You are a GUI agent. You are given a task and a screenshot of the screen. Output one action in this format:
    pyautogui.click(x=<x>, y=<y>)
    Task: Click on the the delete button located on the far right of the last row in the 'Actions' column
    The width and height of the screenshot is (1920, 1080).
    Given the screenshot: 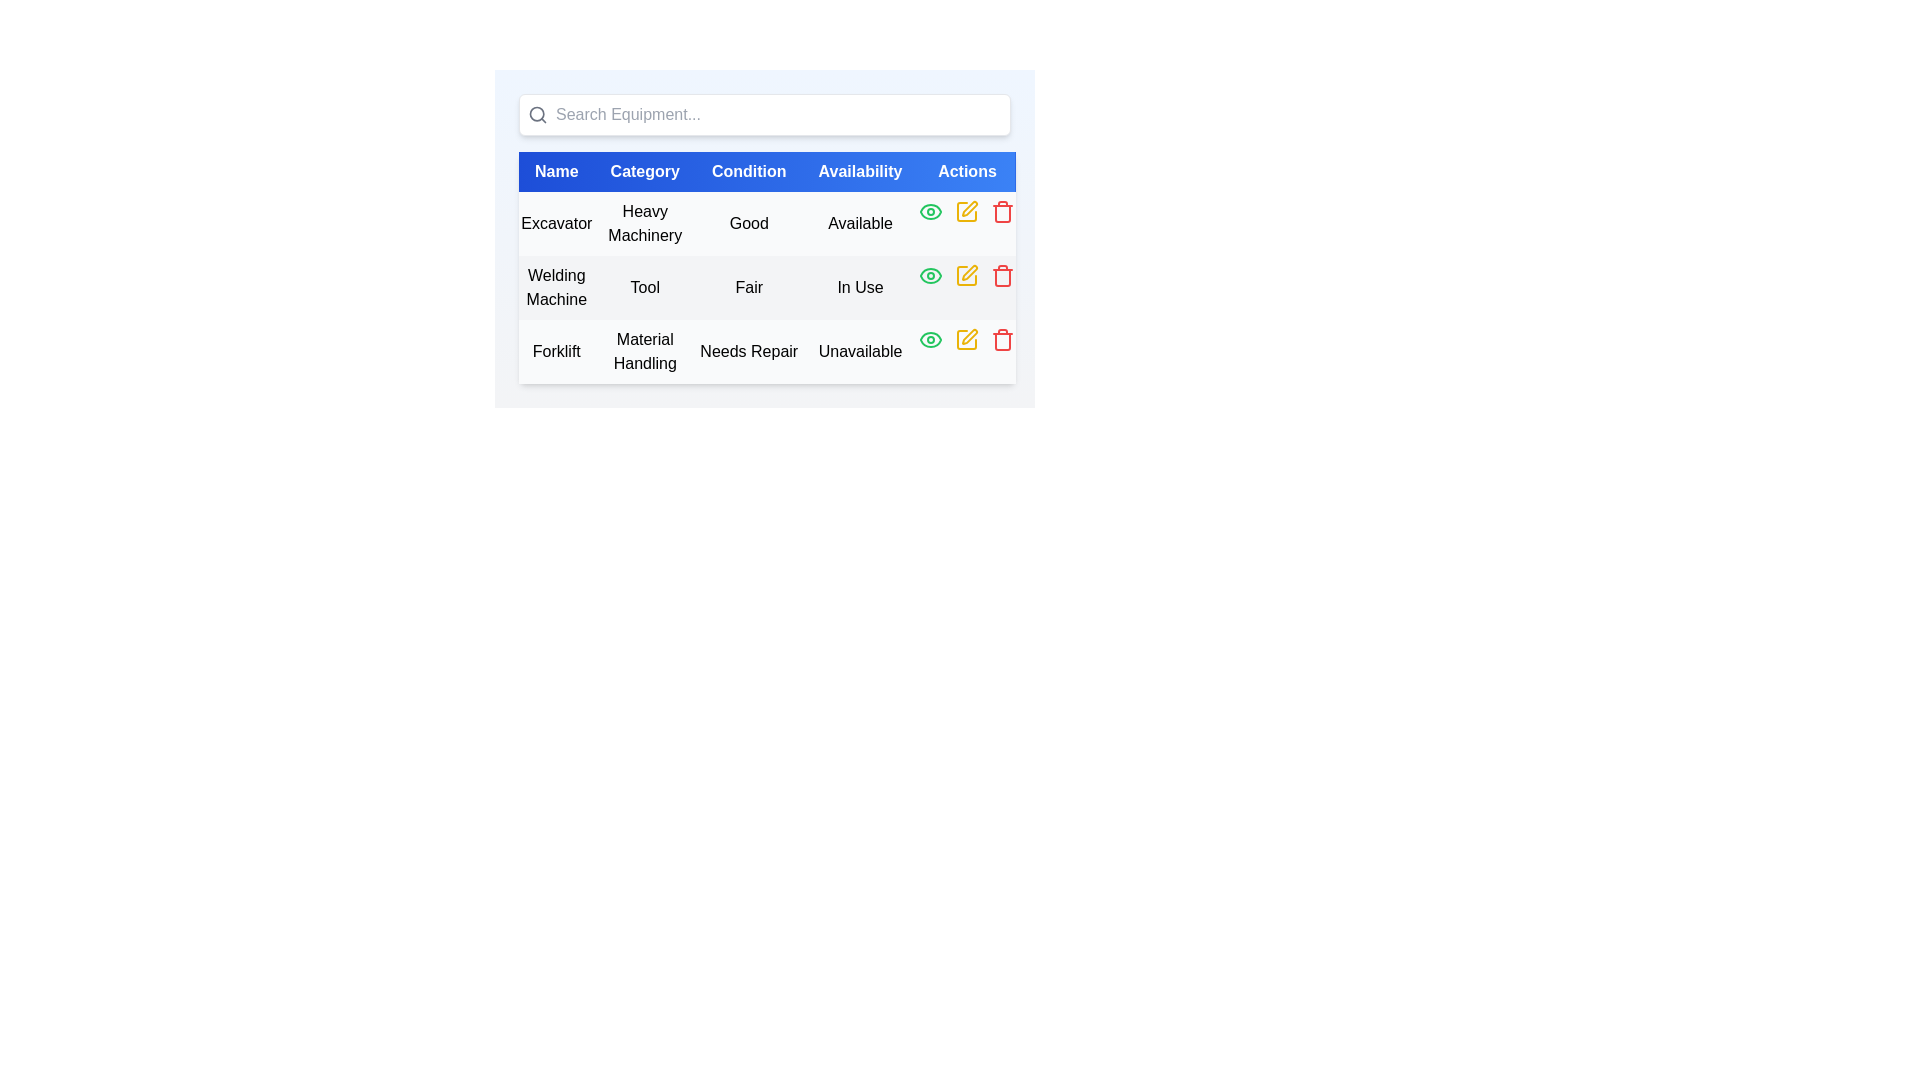 What is the action you would take?
    pyautogui.click(x=1003, y=212)
    